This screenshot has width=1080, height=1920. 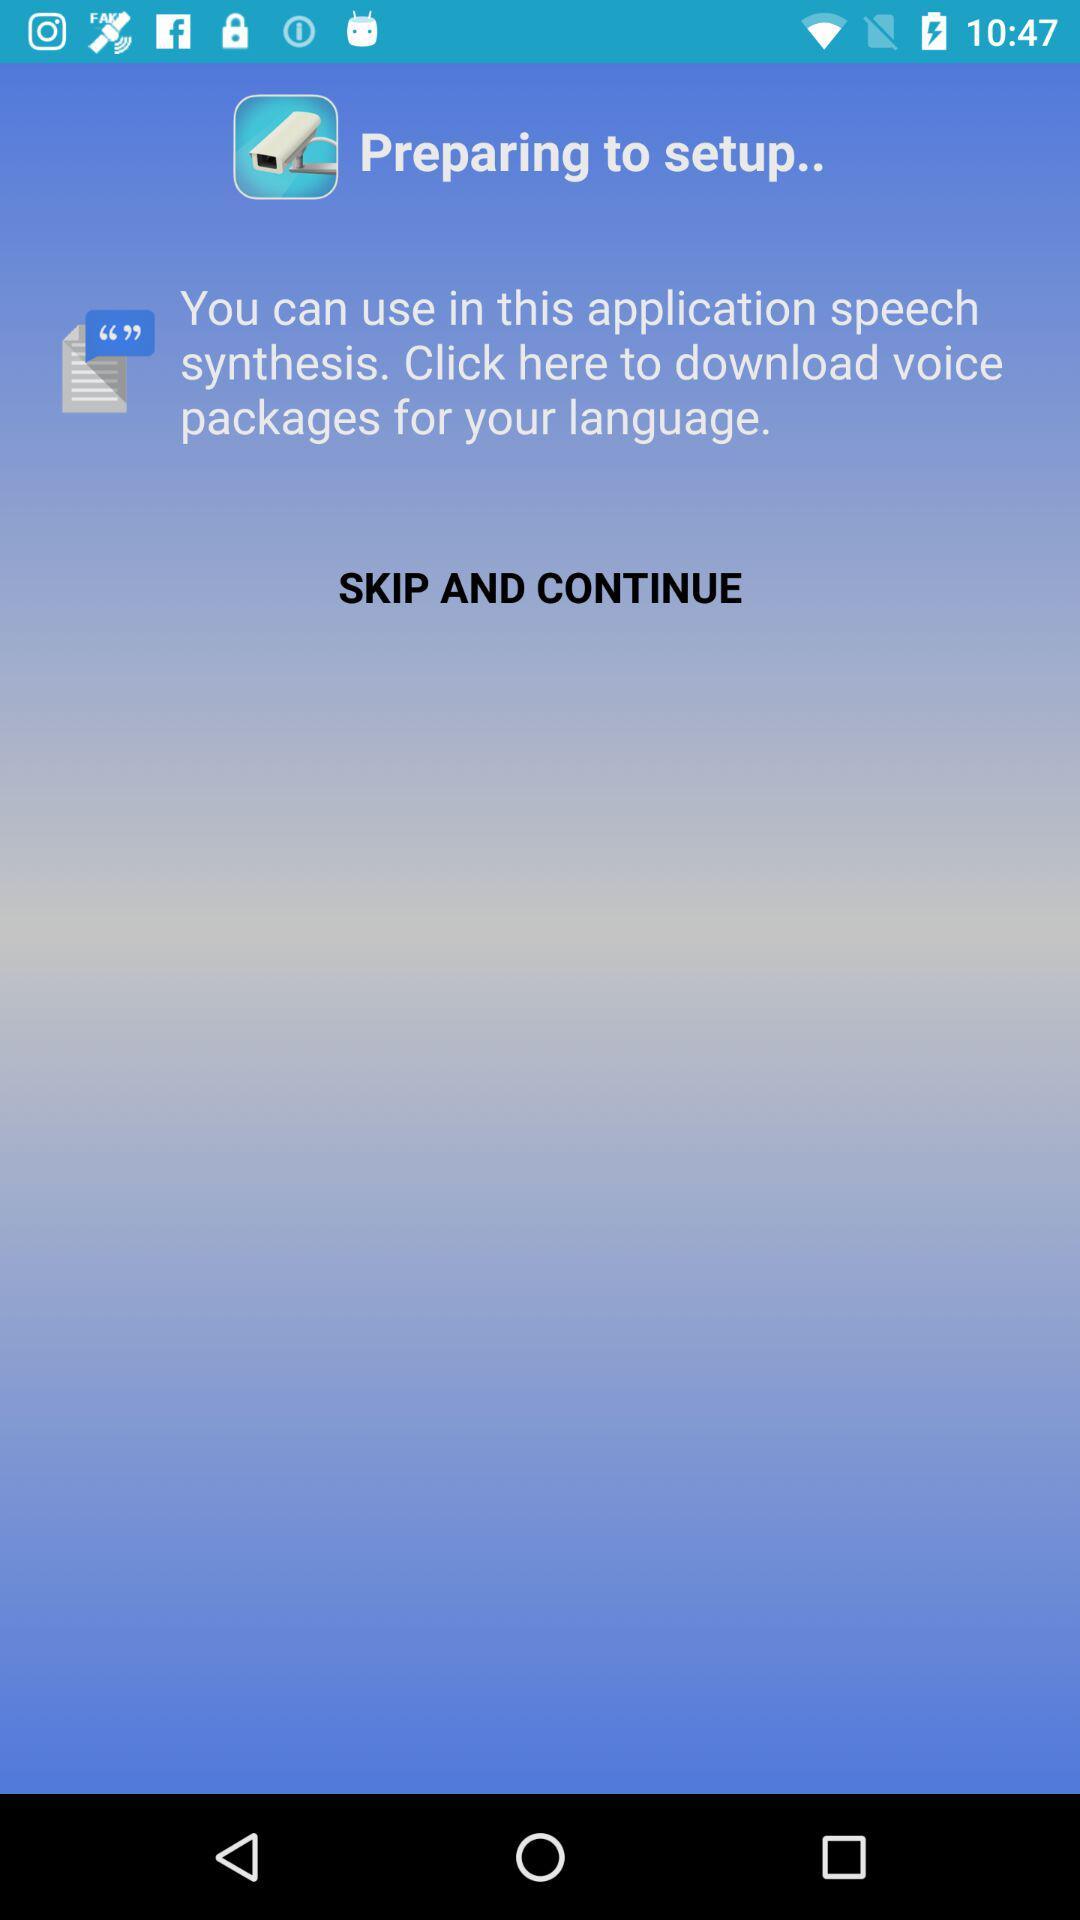 I want to click on the you can use item, so click(x=540, y=361).